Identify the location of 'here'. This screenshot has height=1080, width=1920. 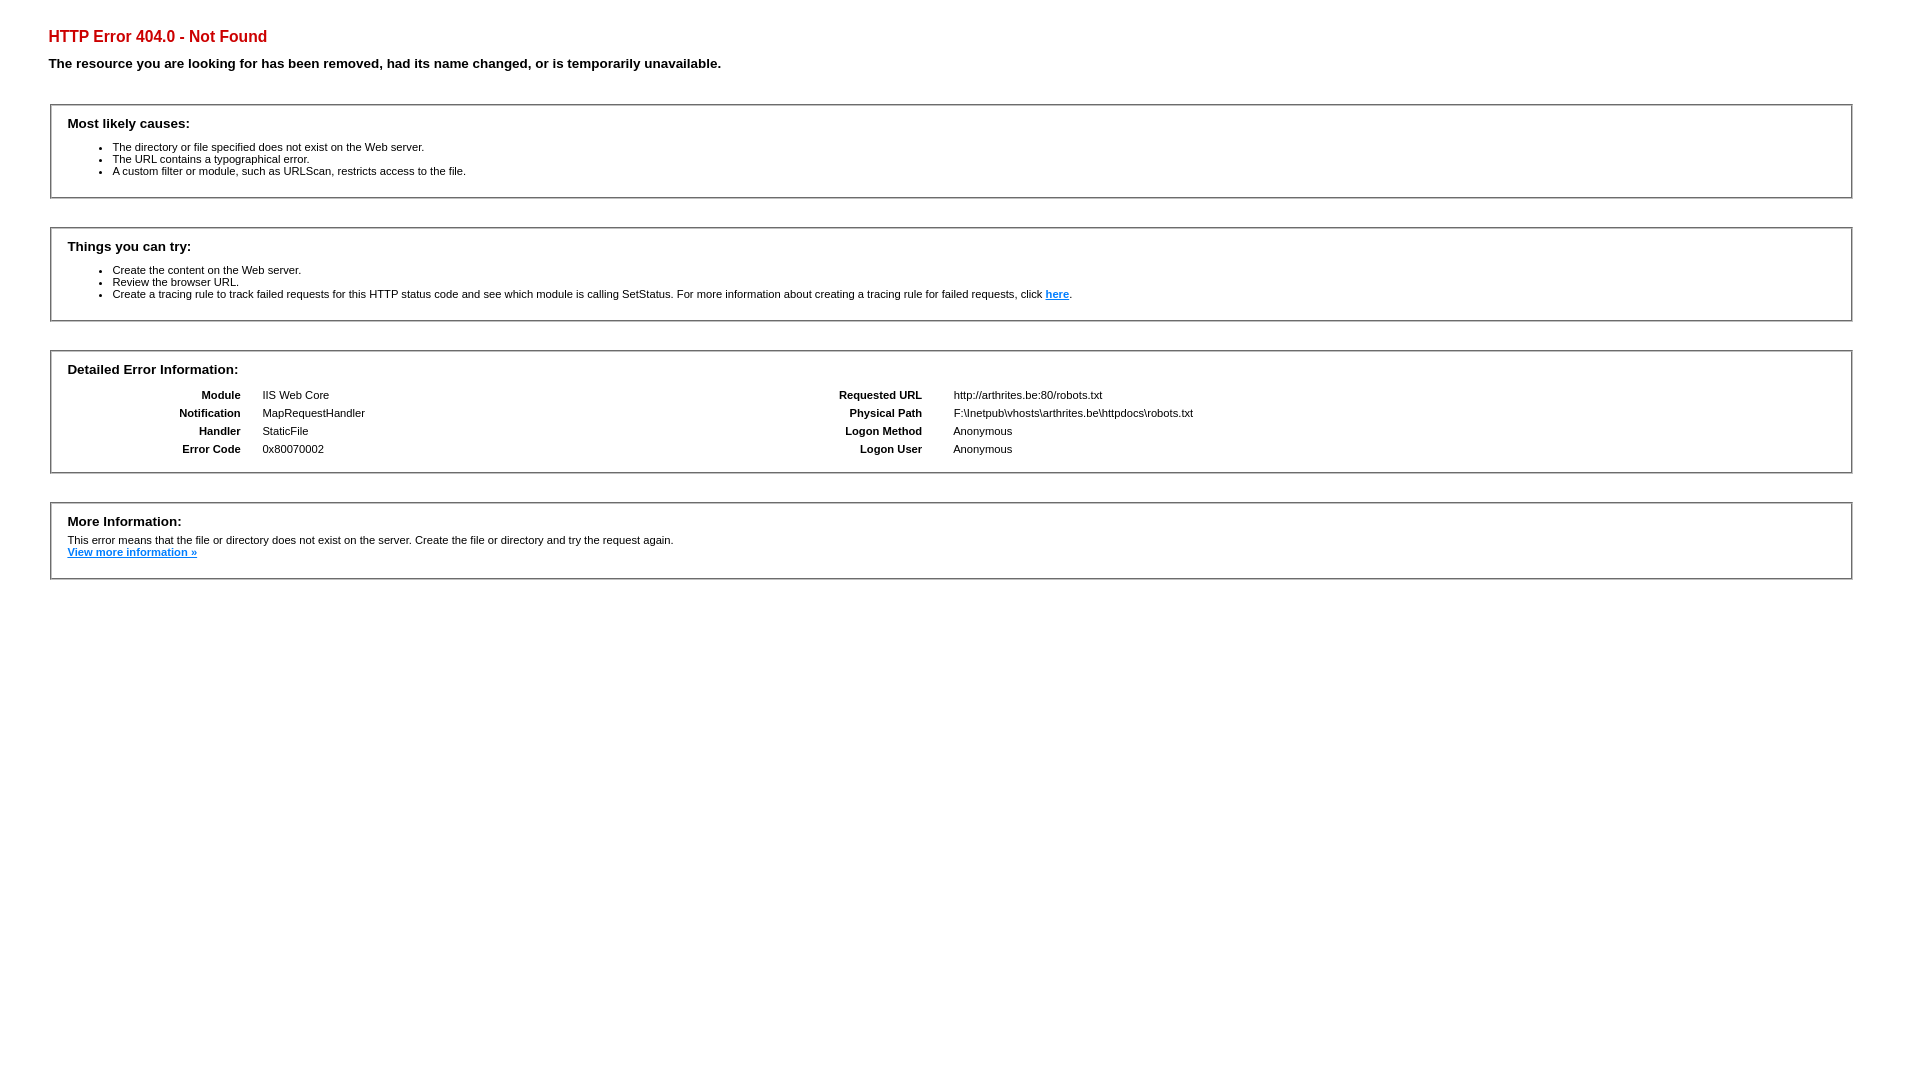
(1056, 293).